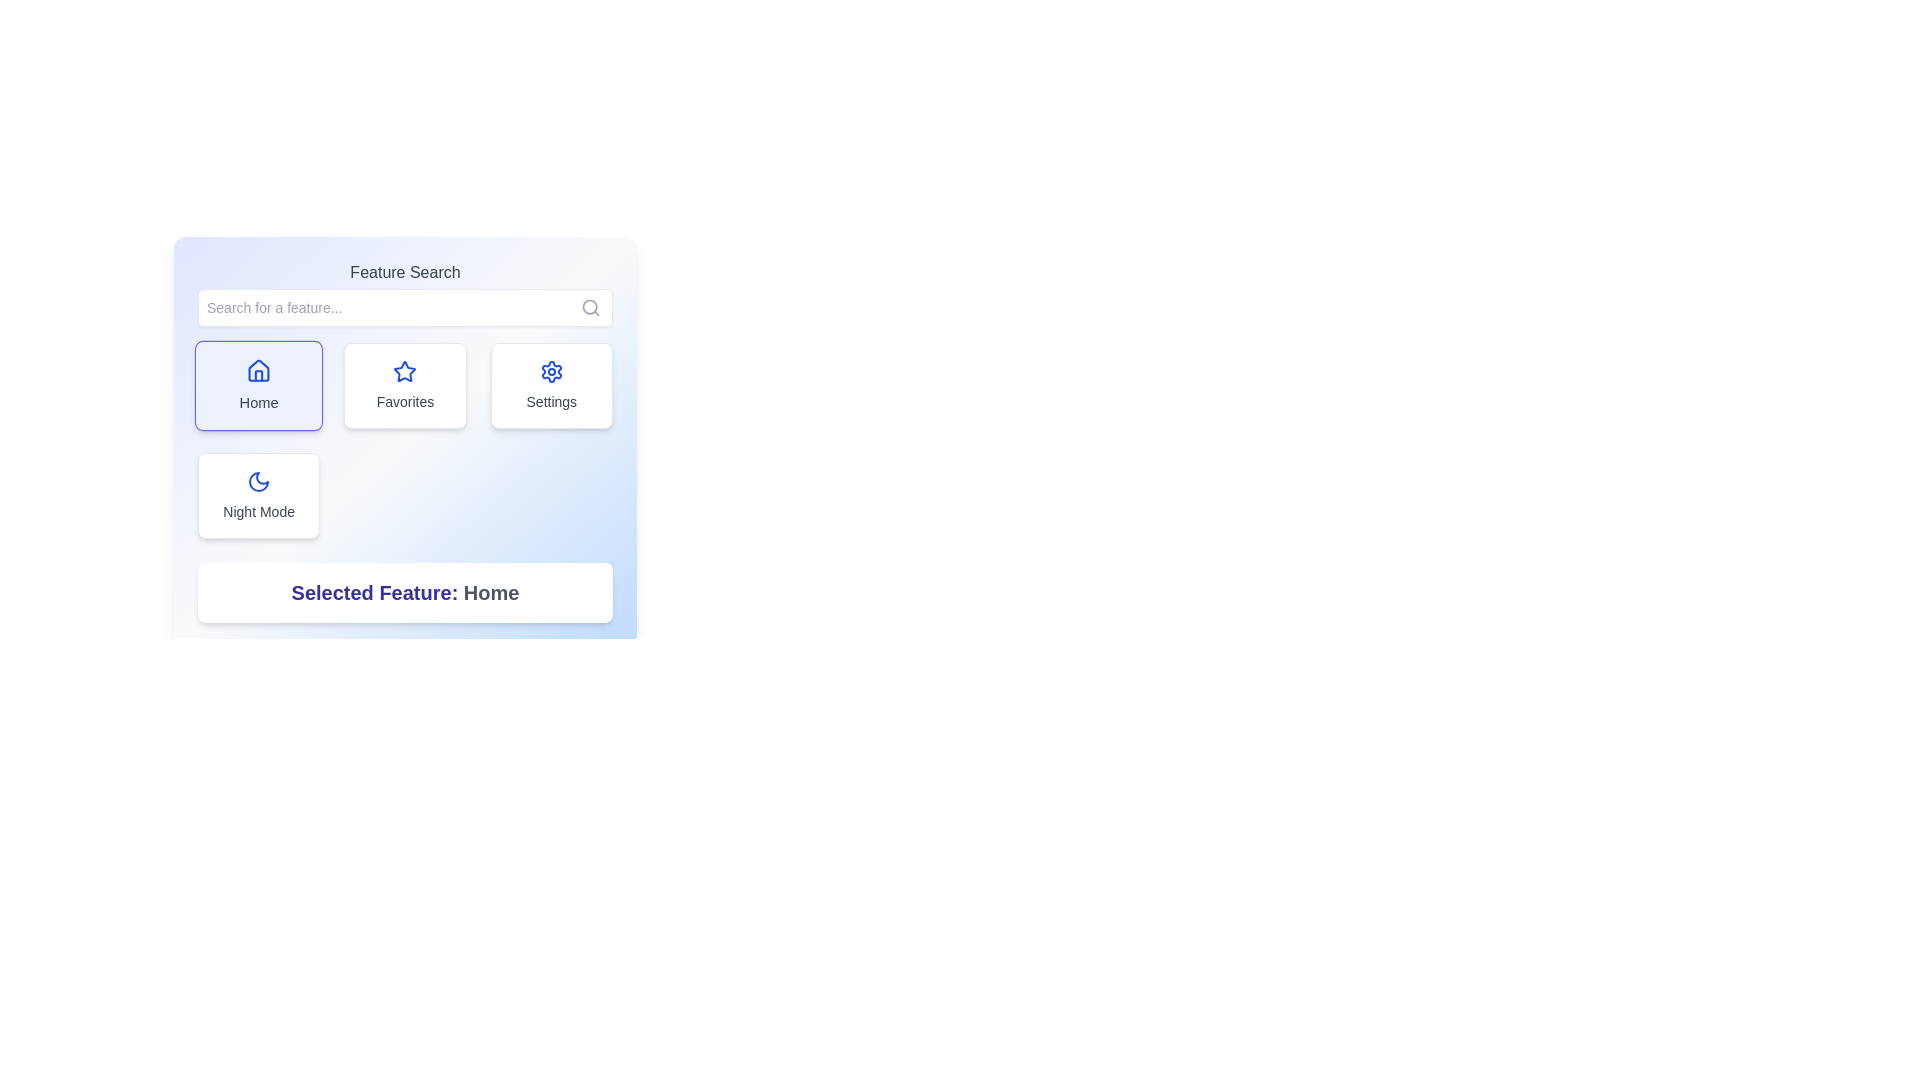 Image resolution: width=1920 pixels, height=1080 pixels. Describe the element at coordinates (404, 371) in the screenshot. I see `the Favorites SVG icon located in the second button of the top row of a three-button grid` at that location.